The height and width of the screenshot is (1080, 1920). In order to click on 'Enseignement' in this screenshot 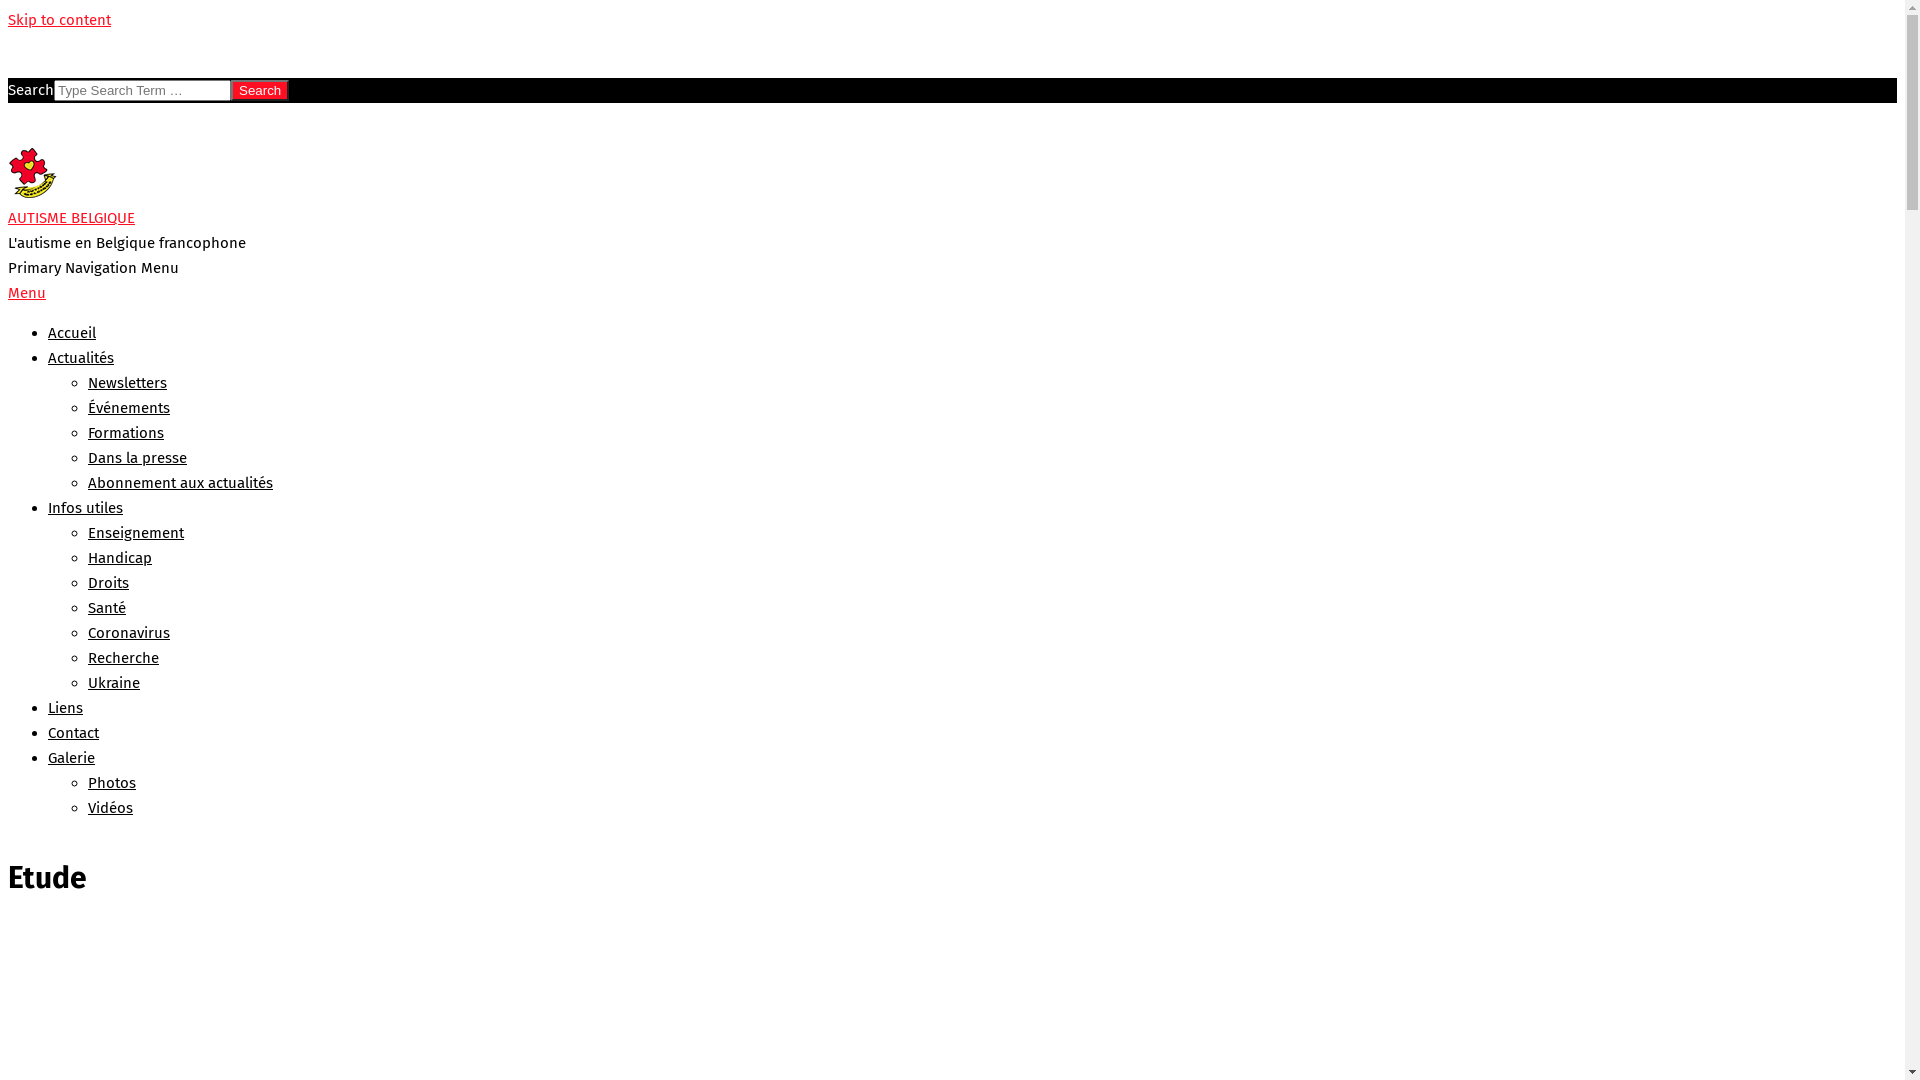, I will do `click(134, 531)`.